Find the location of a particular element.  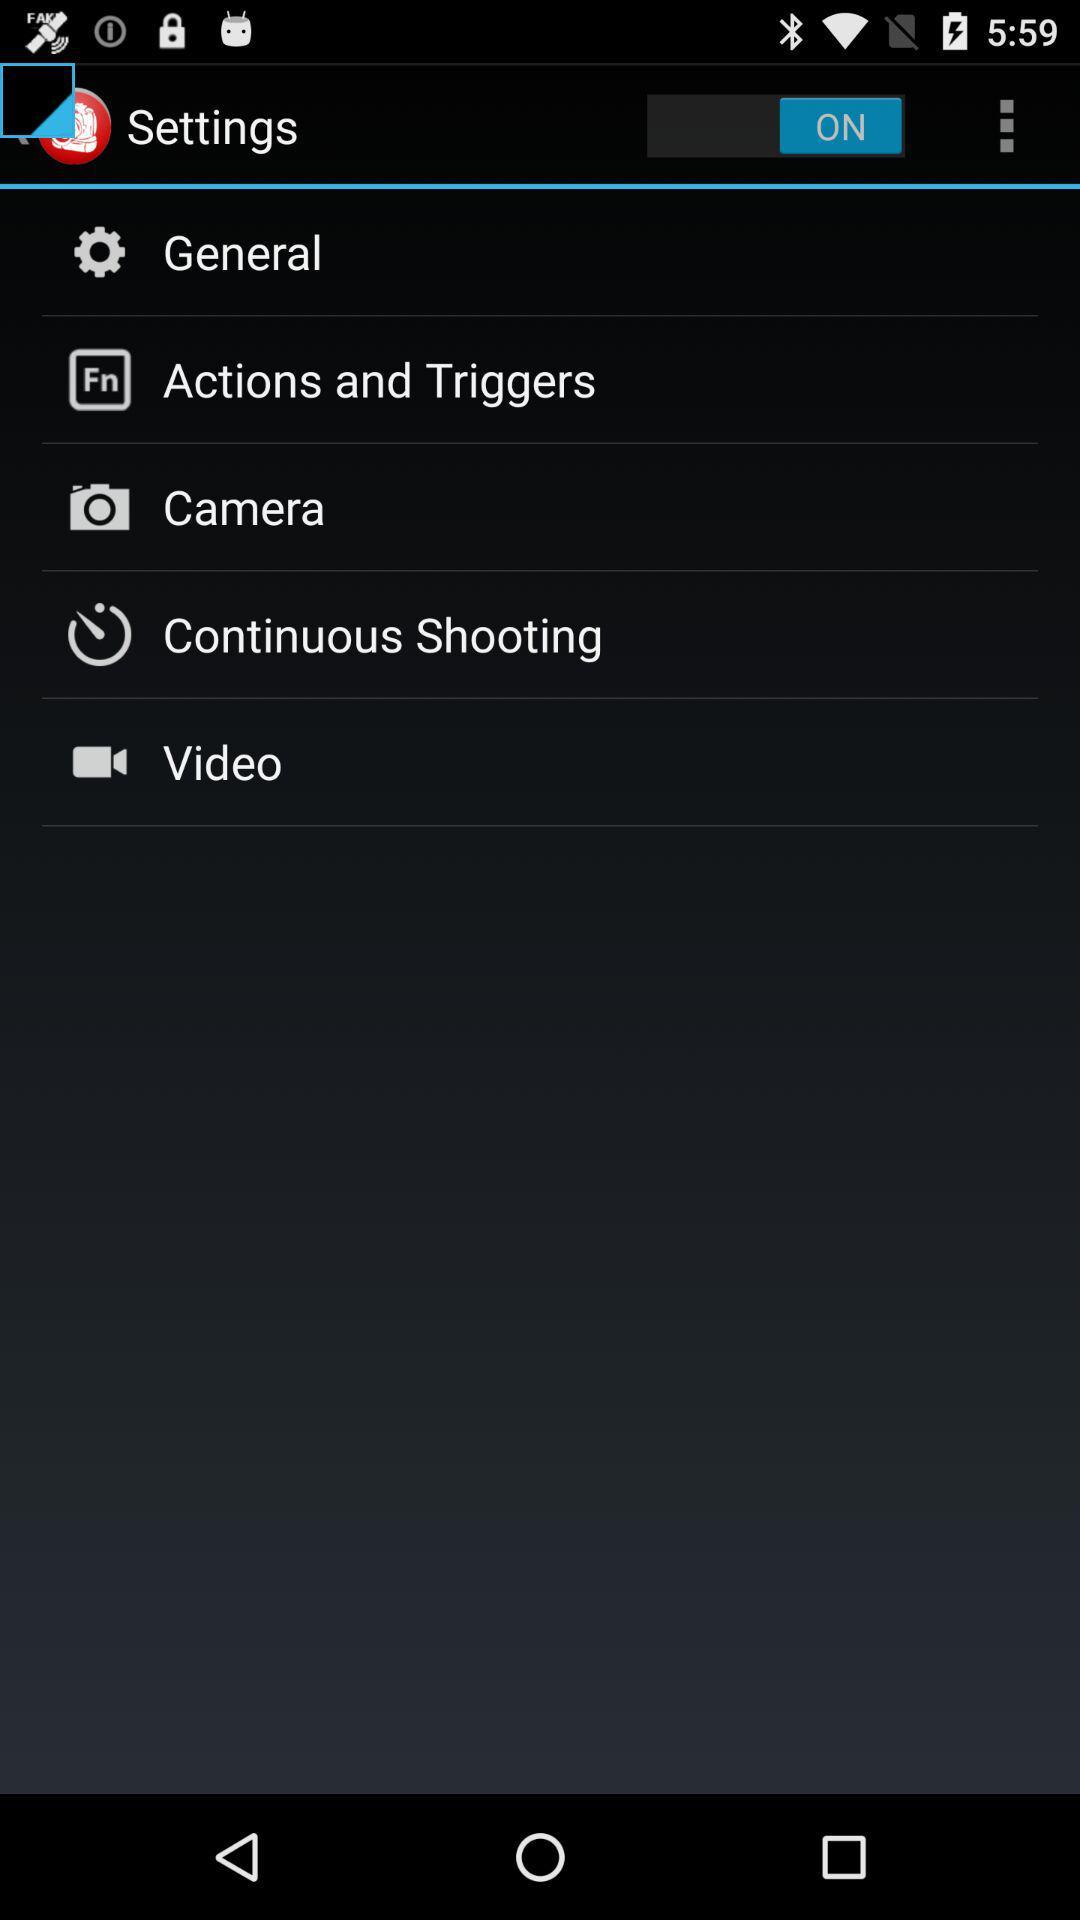

icon below the actions and triggers is located at coordinates (243, 506).